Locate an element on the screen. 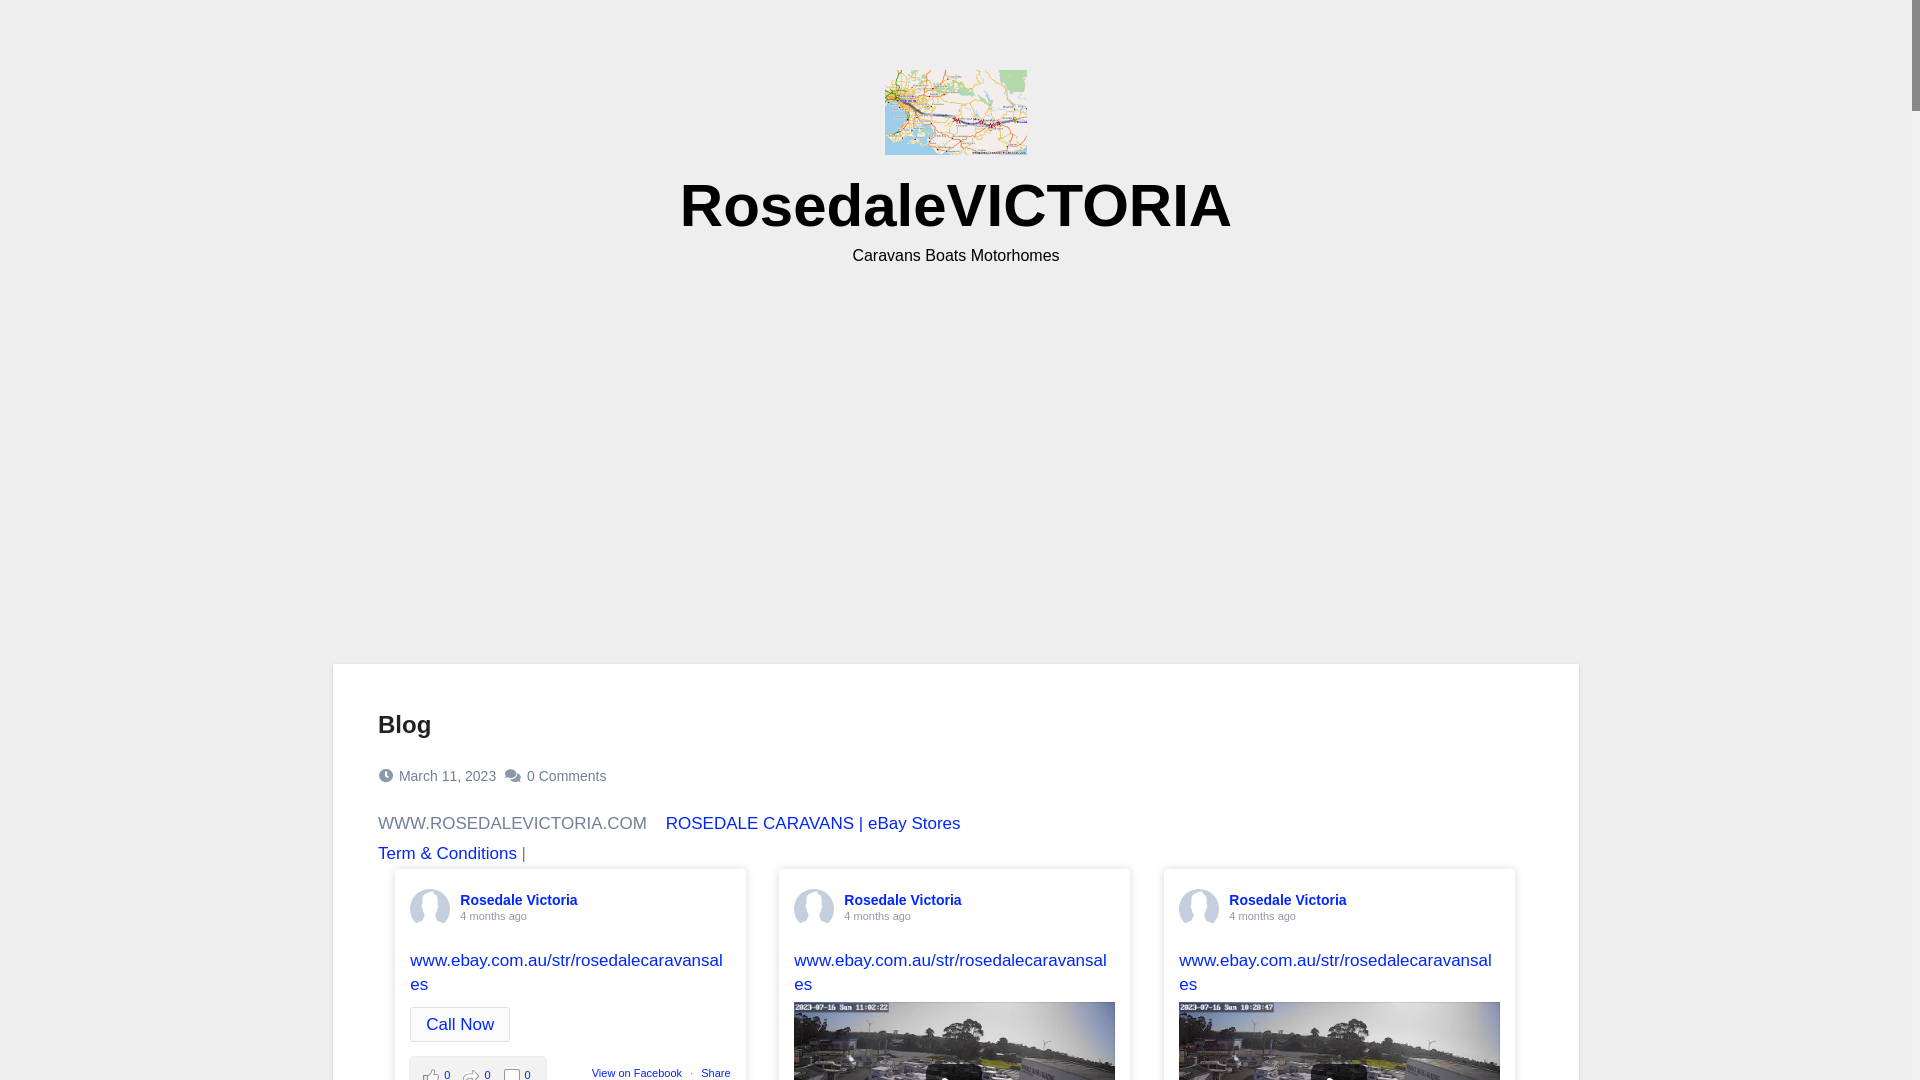 The image size is (1920, 1080). '0 Comments' is located at coordinates (565, 774).